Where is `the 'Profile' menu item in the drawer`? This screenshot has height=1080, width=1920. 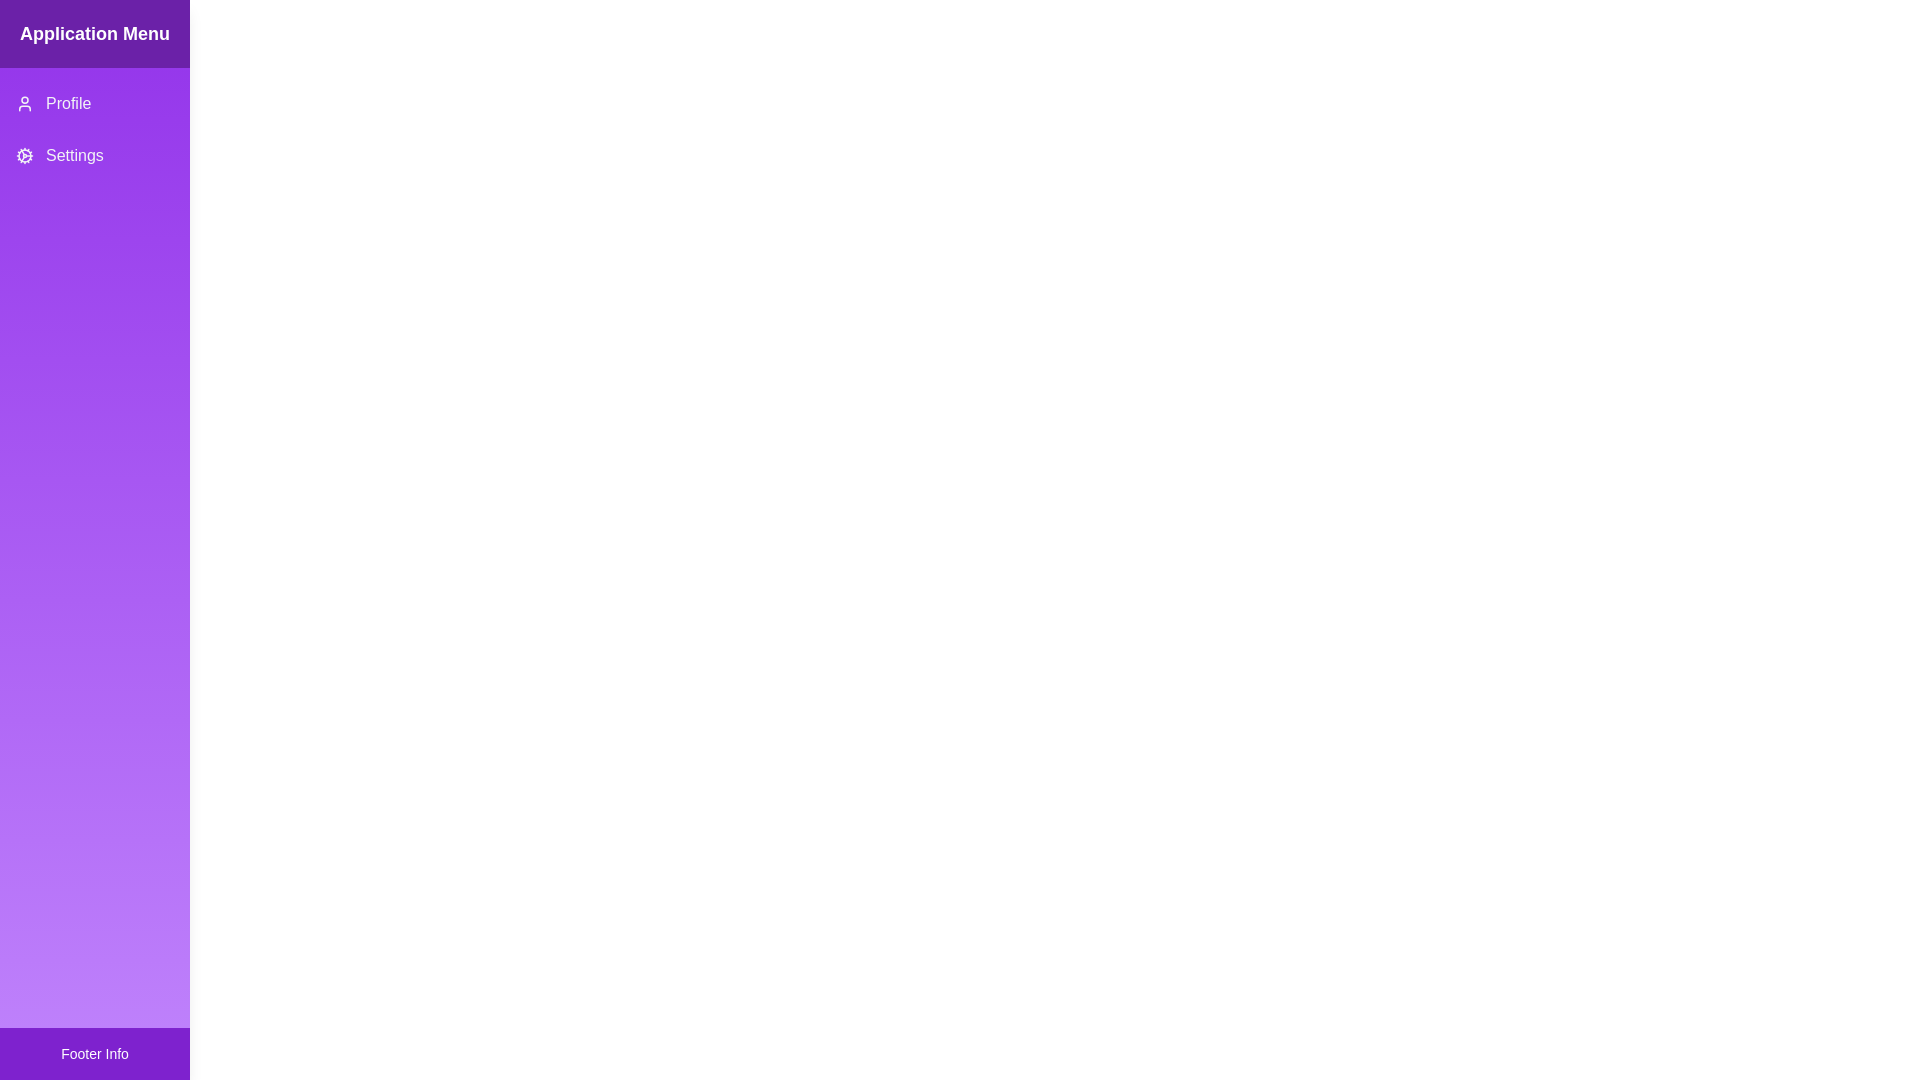
the 'Profile' menu item in the drawer is located at coordinates (94, 104).